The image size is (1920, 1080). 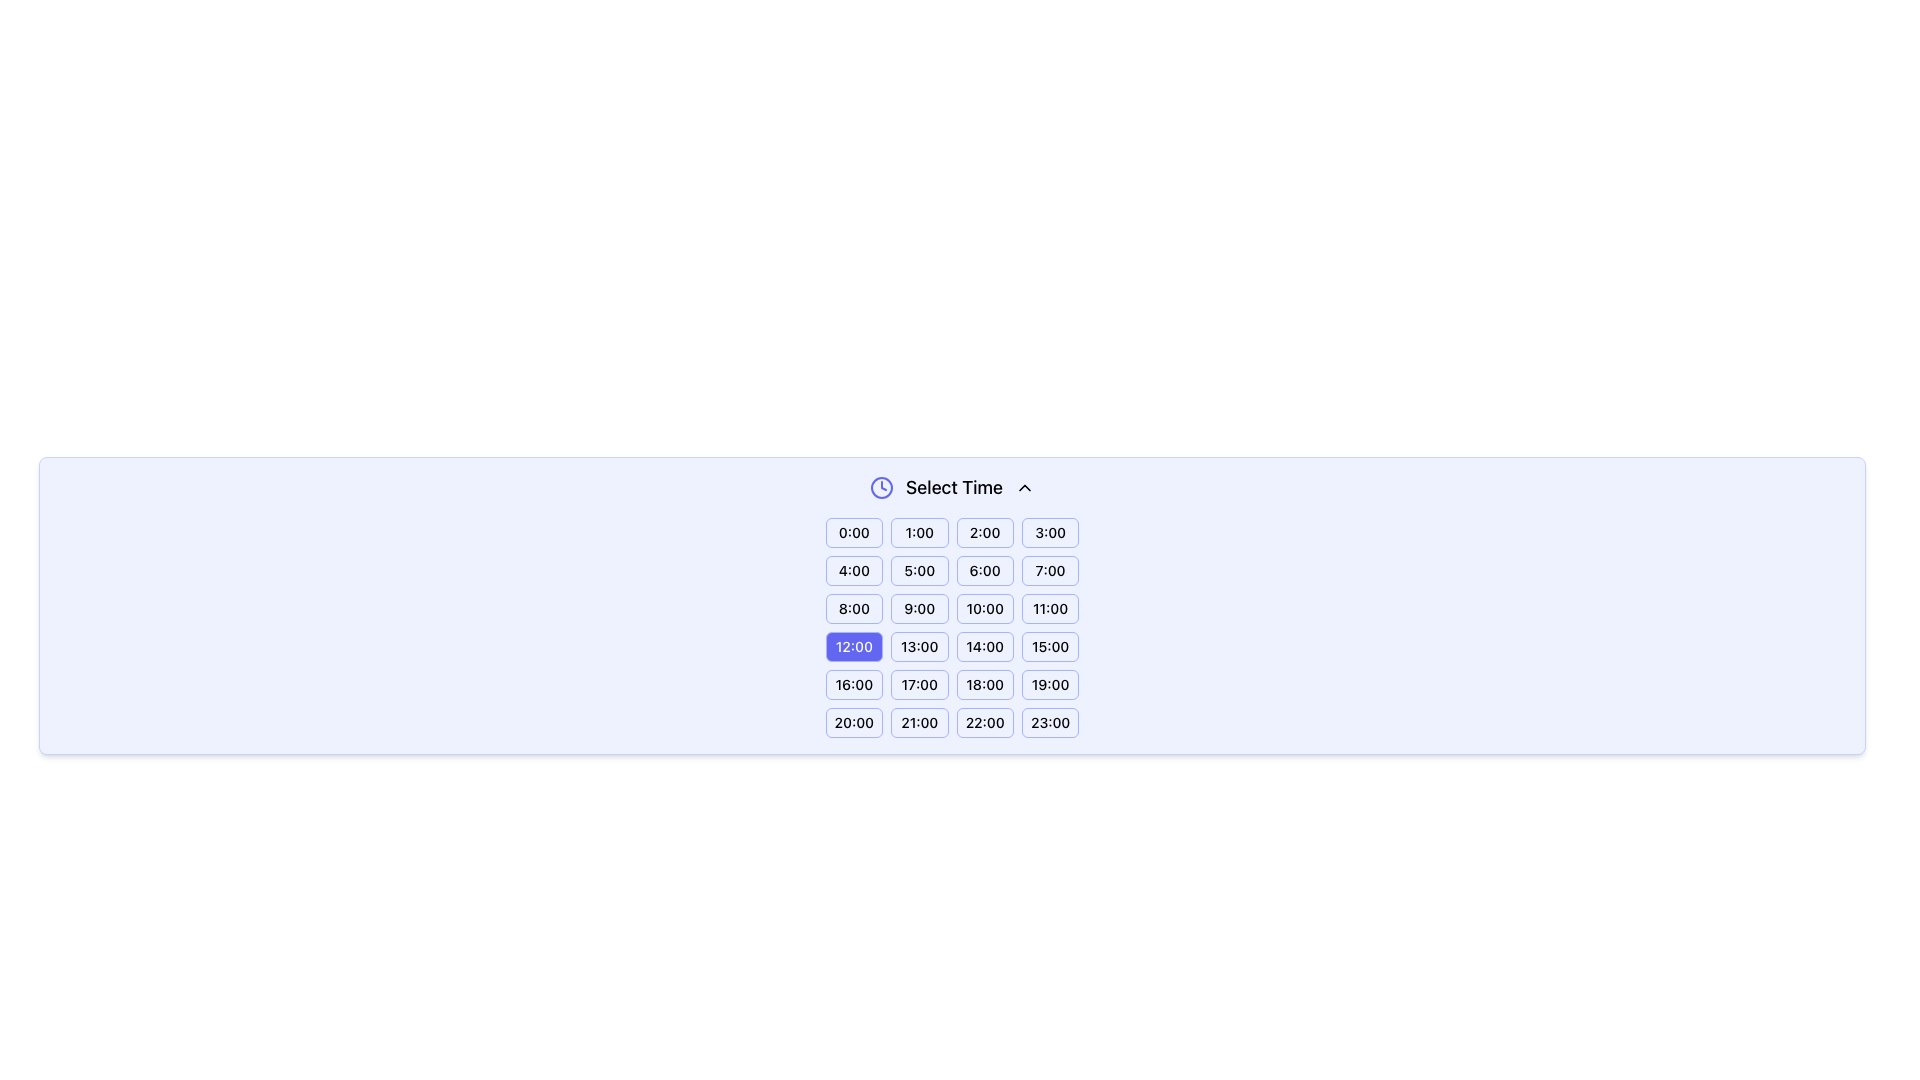 I want to click on the button labeled '16:00' located in the fifth row, first column of the grid layout, so click(x=854, y=684).